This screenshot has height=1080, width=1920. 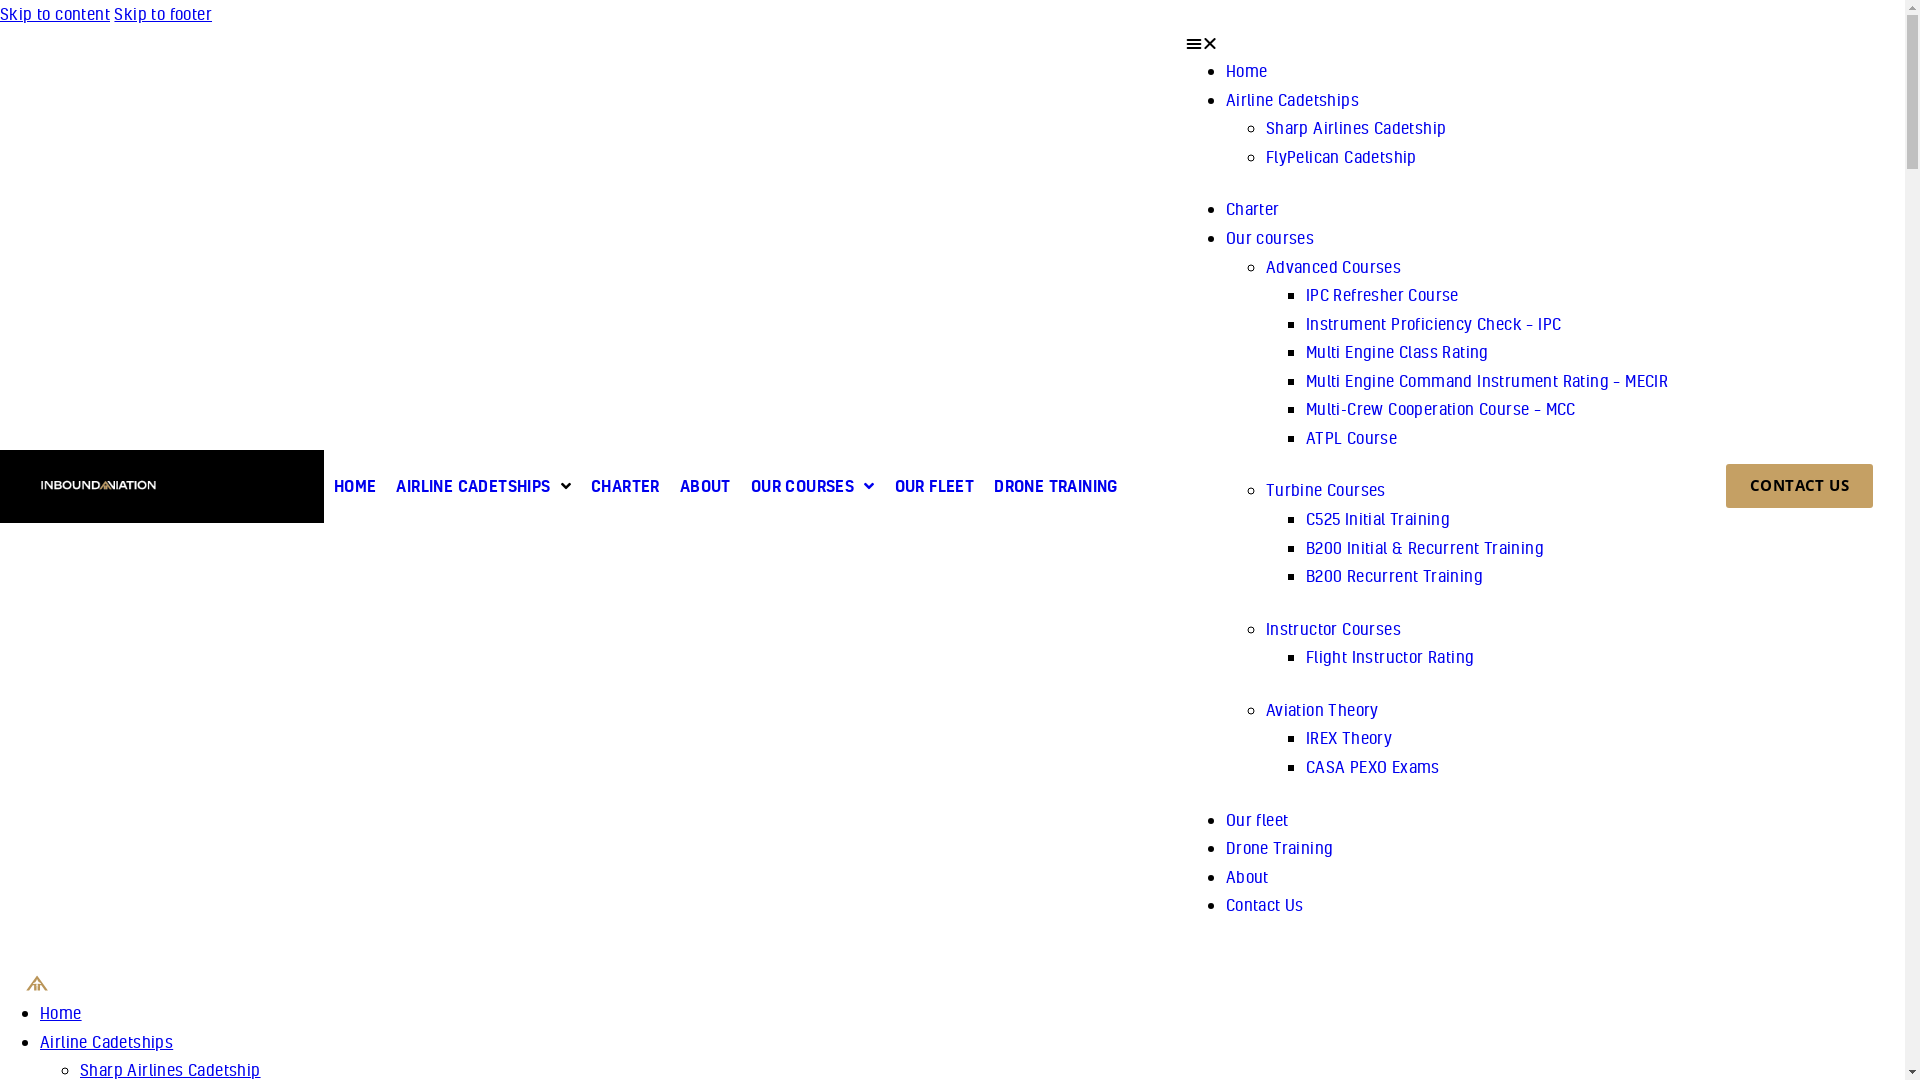 I want to click on 'ATPL Course', so click(x=1351, y=436).